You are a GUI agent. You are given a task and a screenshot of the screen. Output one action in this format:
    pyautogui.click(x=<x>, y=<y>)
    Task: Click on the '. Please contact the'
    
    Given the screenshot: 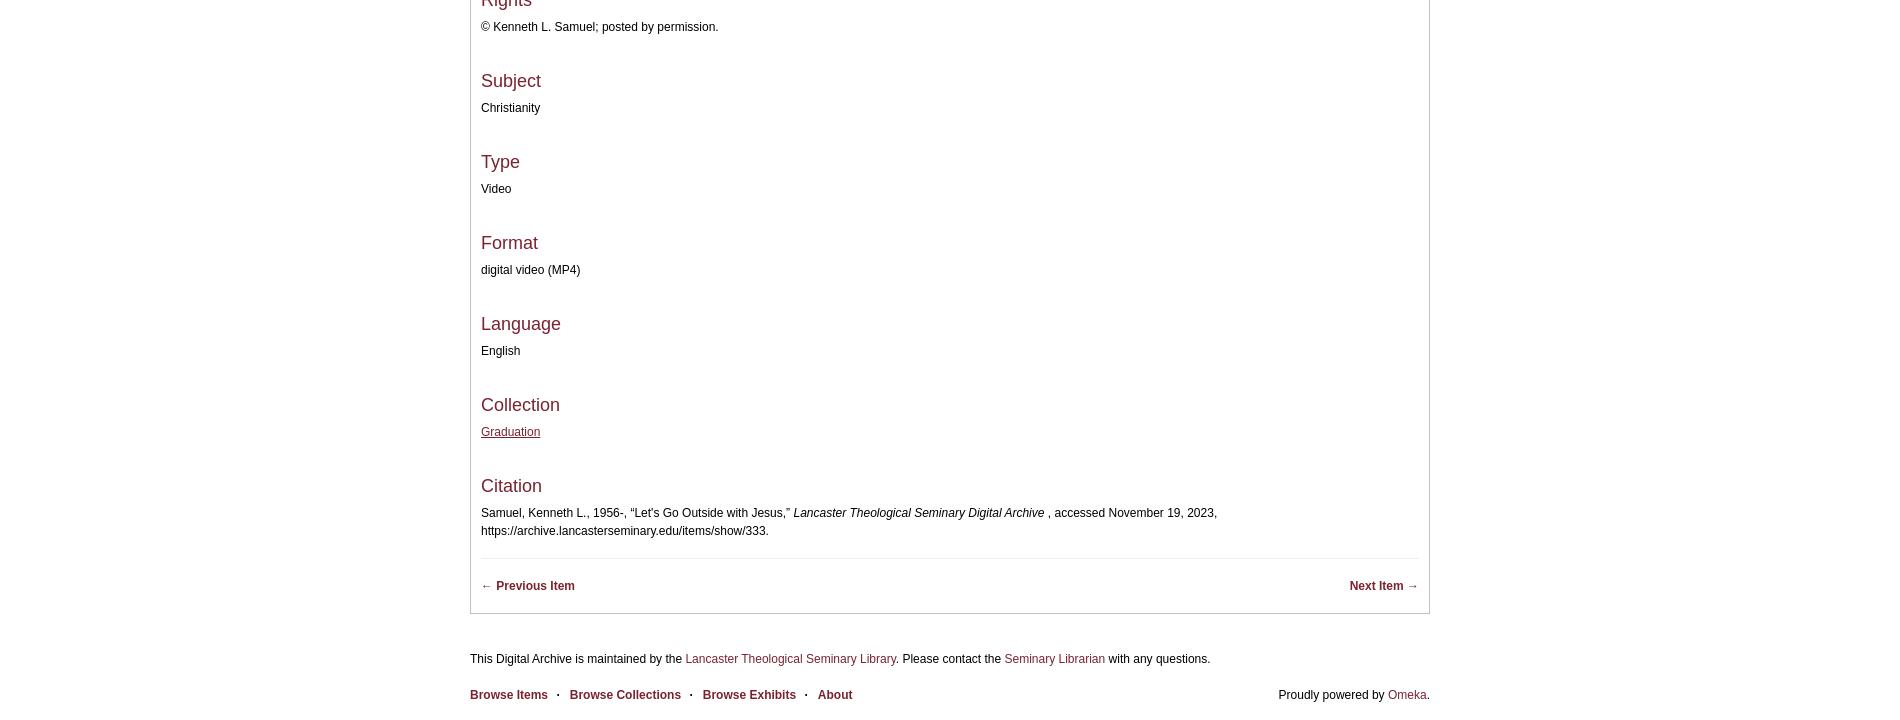 What is the action you would take?
    pyautogui.click(x=948, y=659)
    